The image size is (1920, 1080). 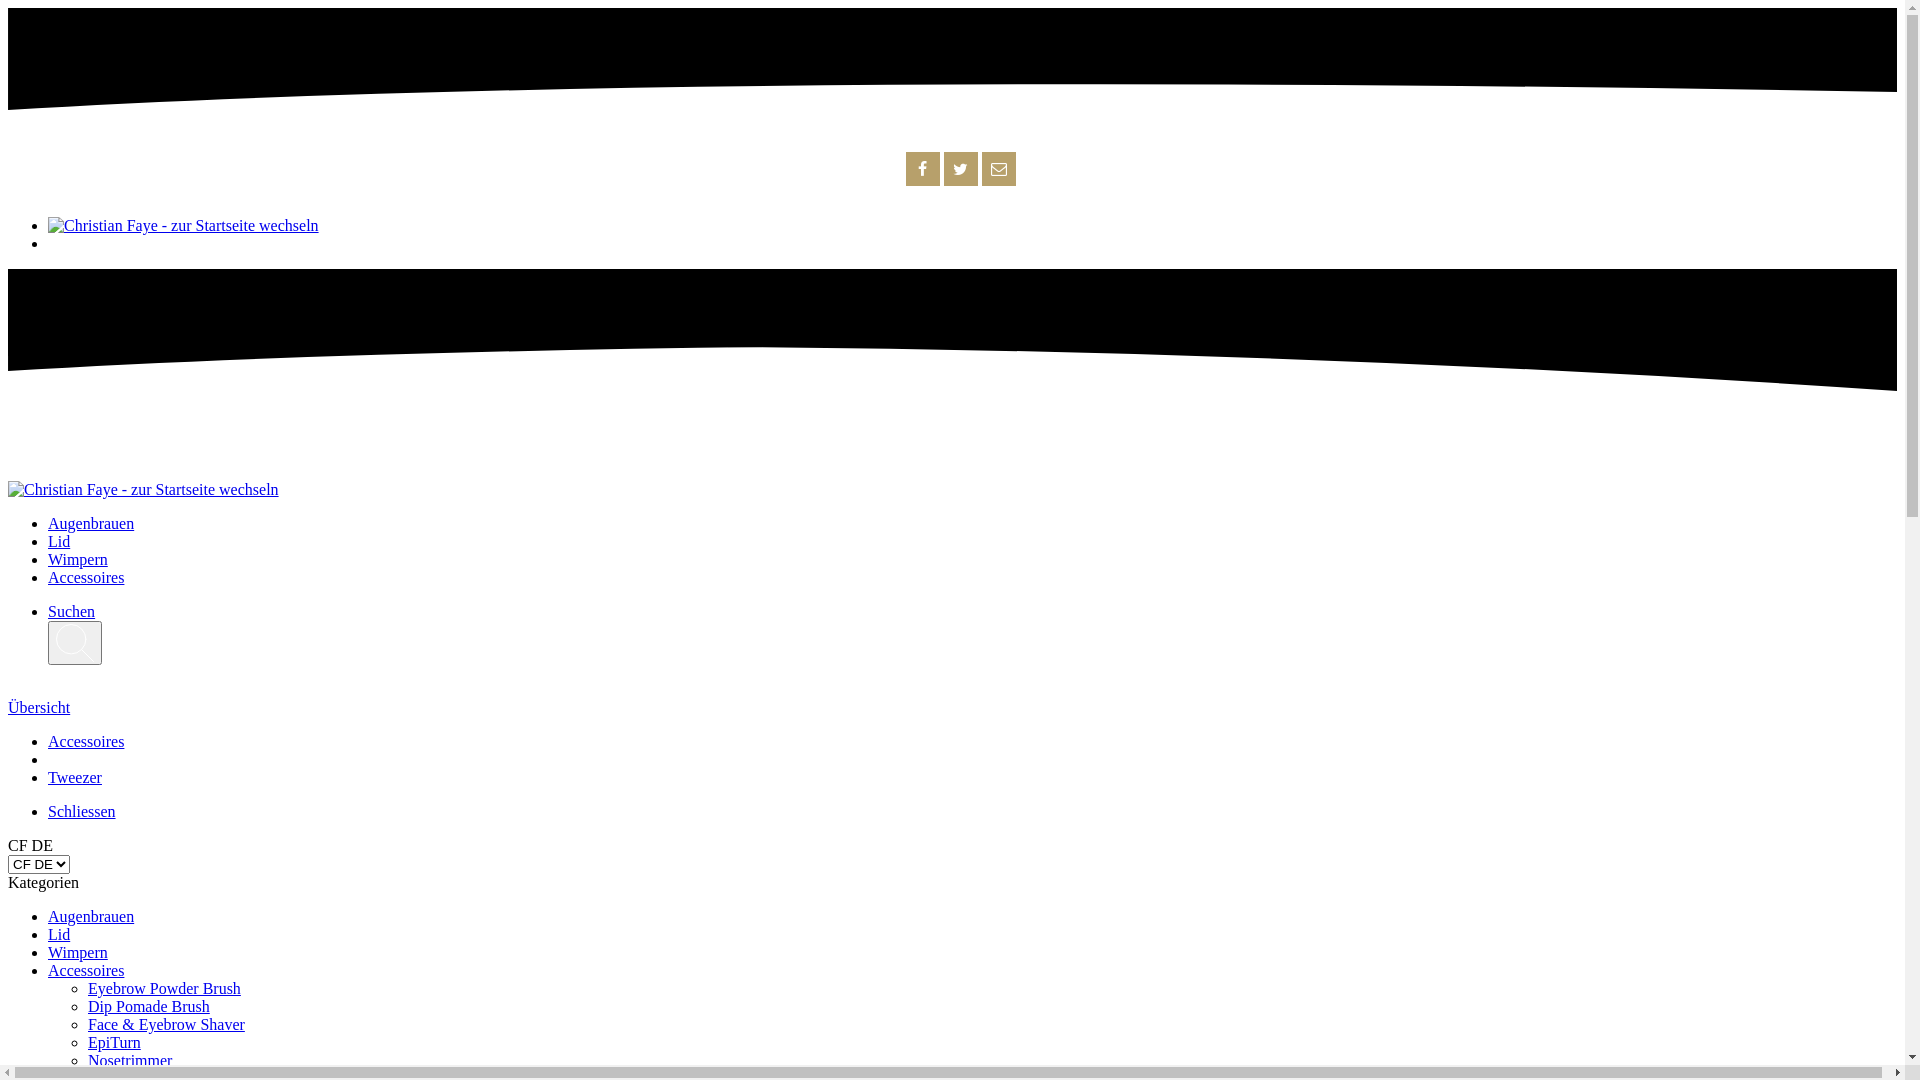 What do you see at coordinates (48, 225) in the screenshot?
I see `'Christian Faye - zur Startseite wechseln'` at bounding box center [48, 225].